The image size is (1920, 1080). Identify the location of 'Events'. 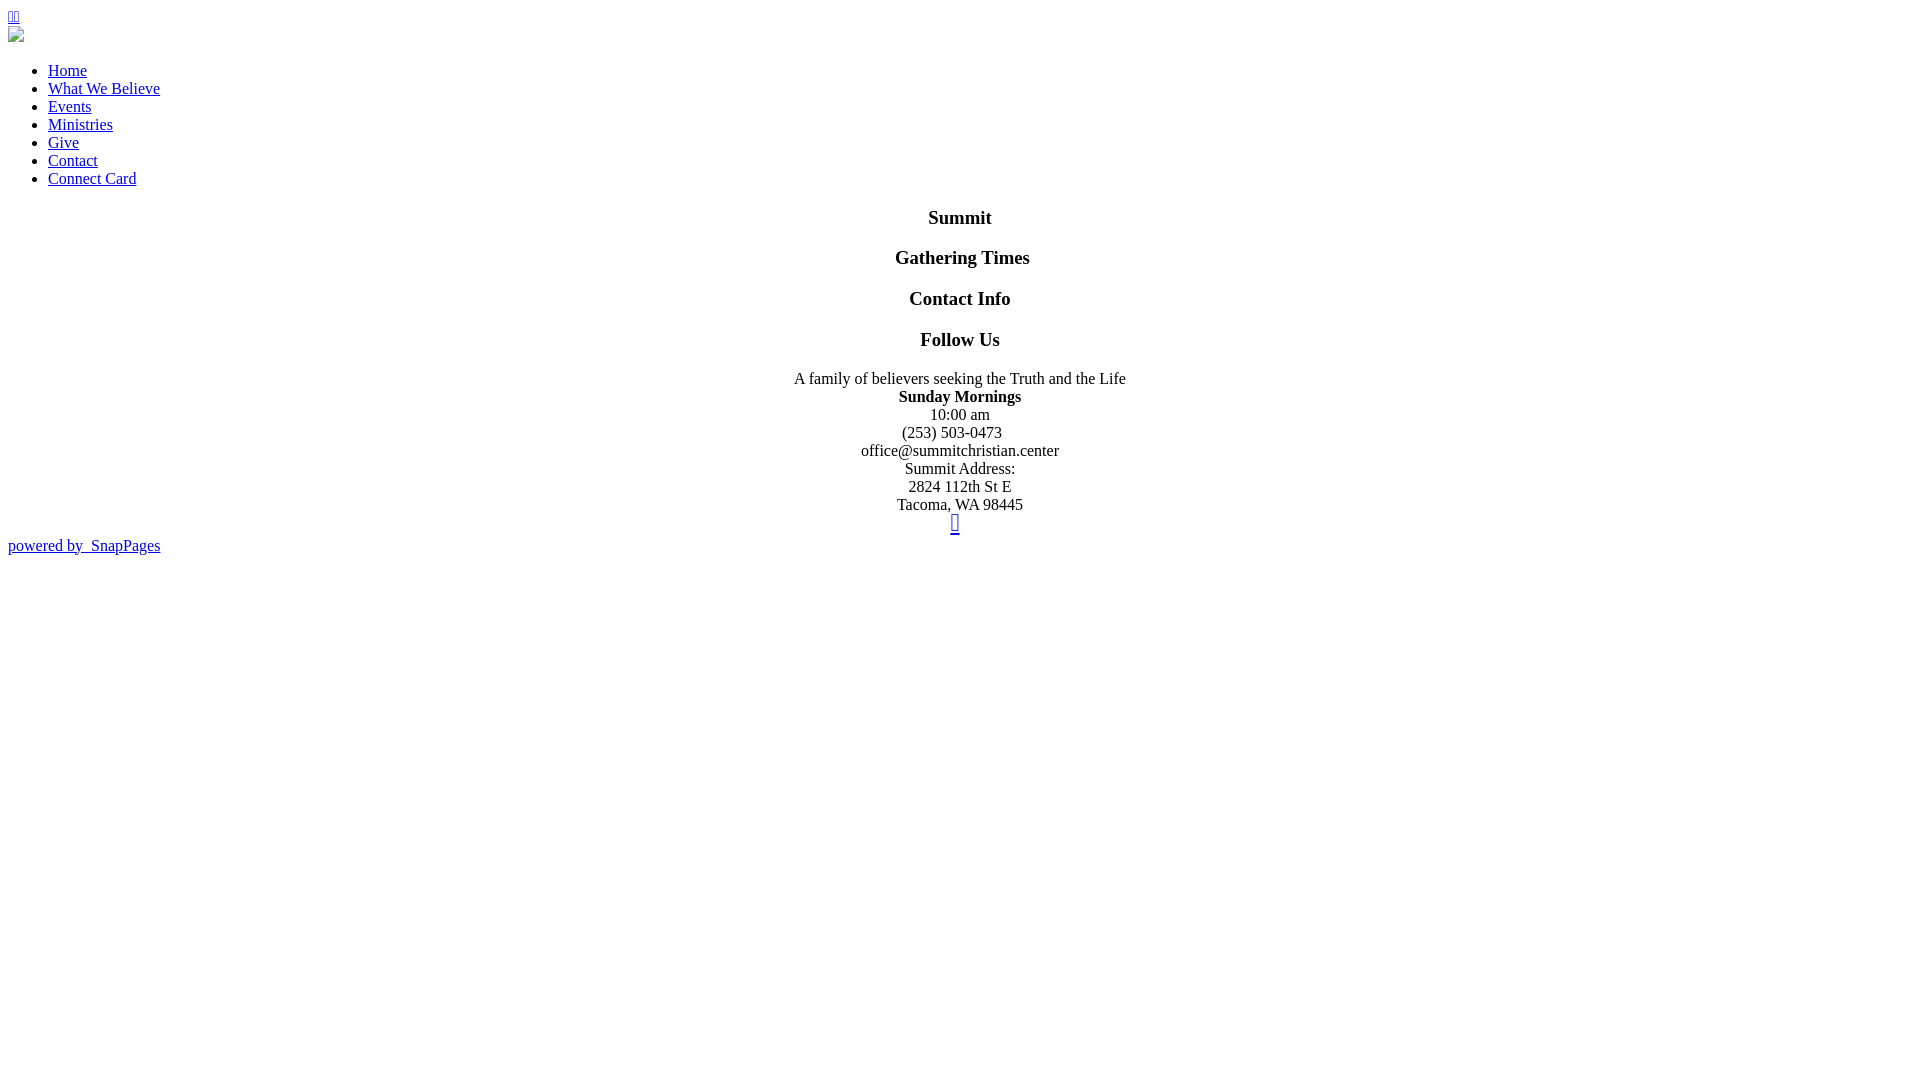
(48, 106).